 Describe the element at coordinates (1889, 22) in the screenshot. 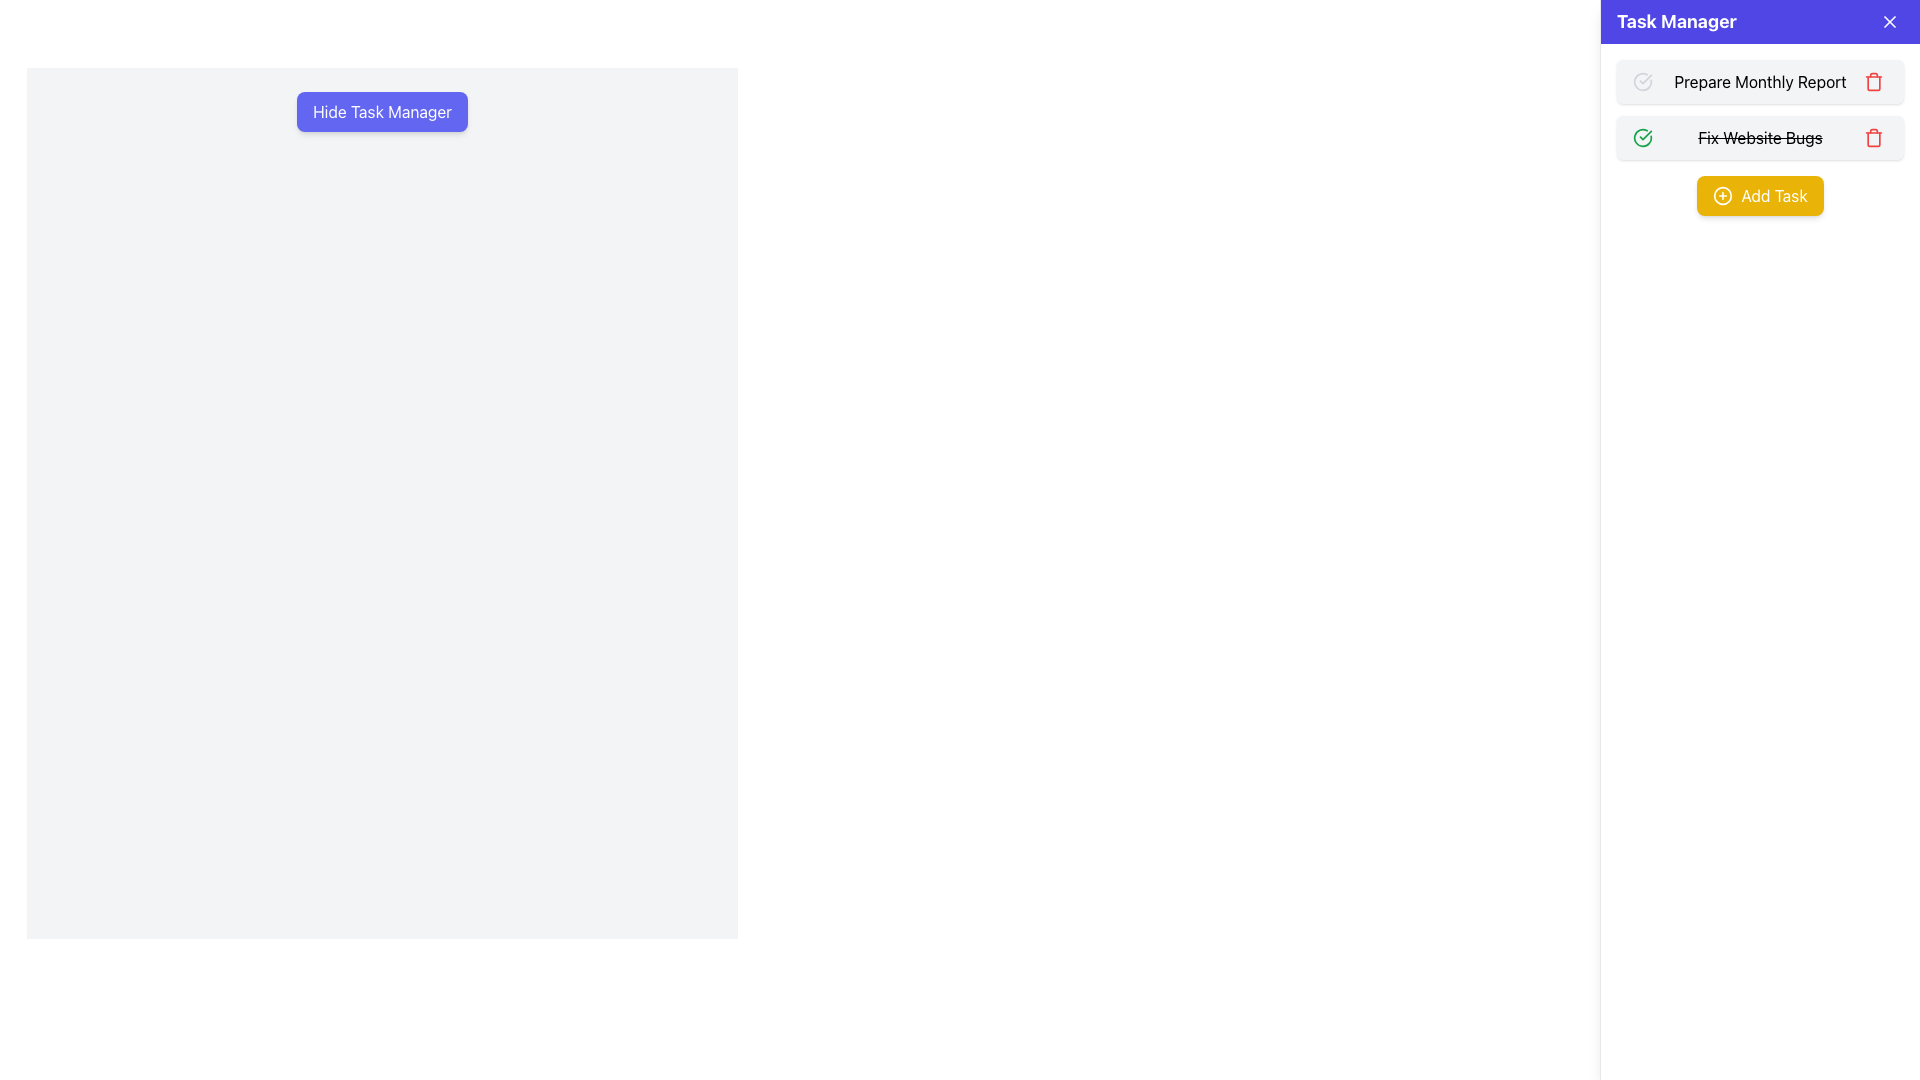

I see `the close button with a white 'X' symbol on a blue background located at the top-right corner of the 'Task Manager' header bar to change its color` at that location.